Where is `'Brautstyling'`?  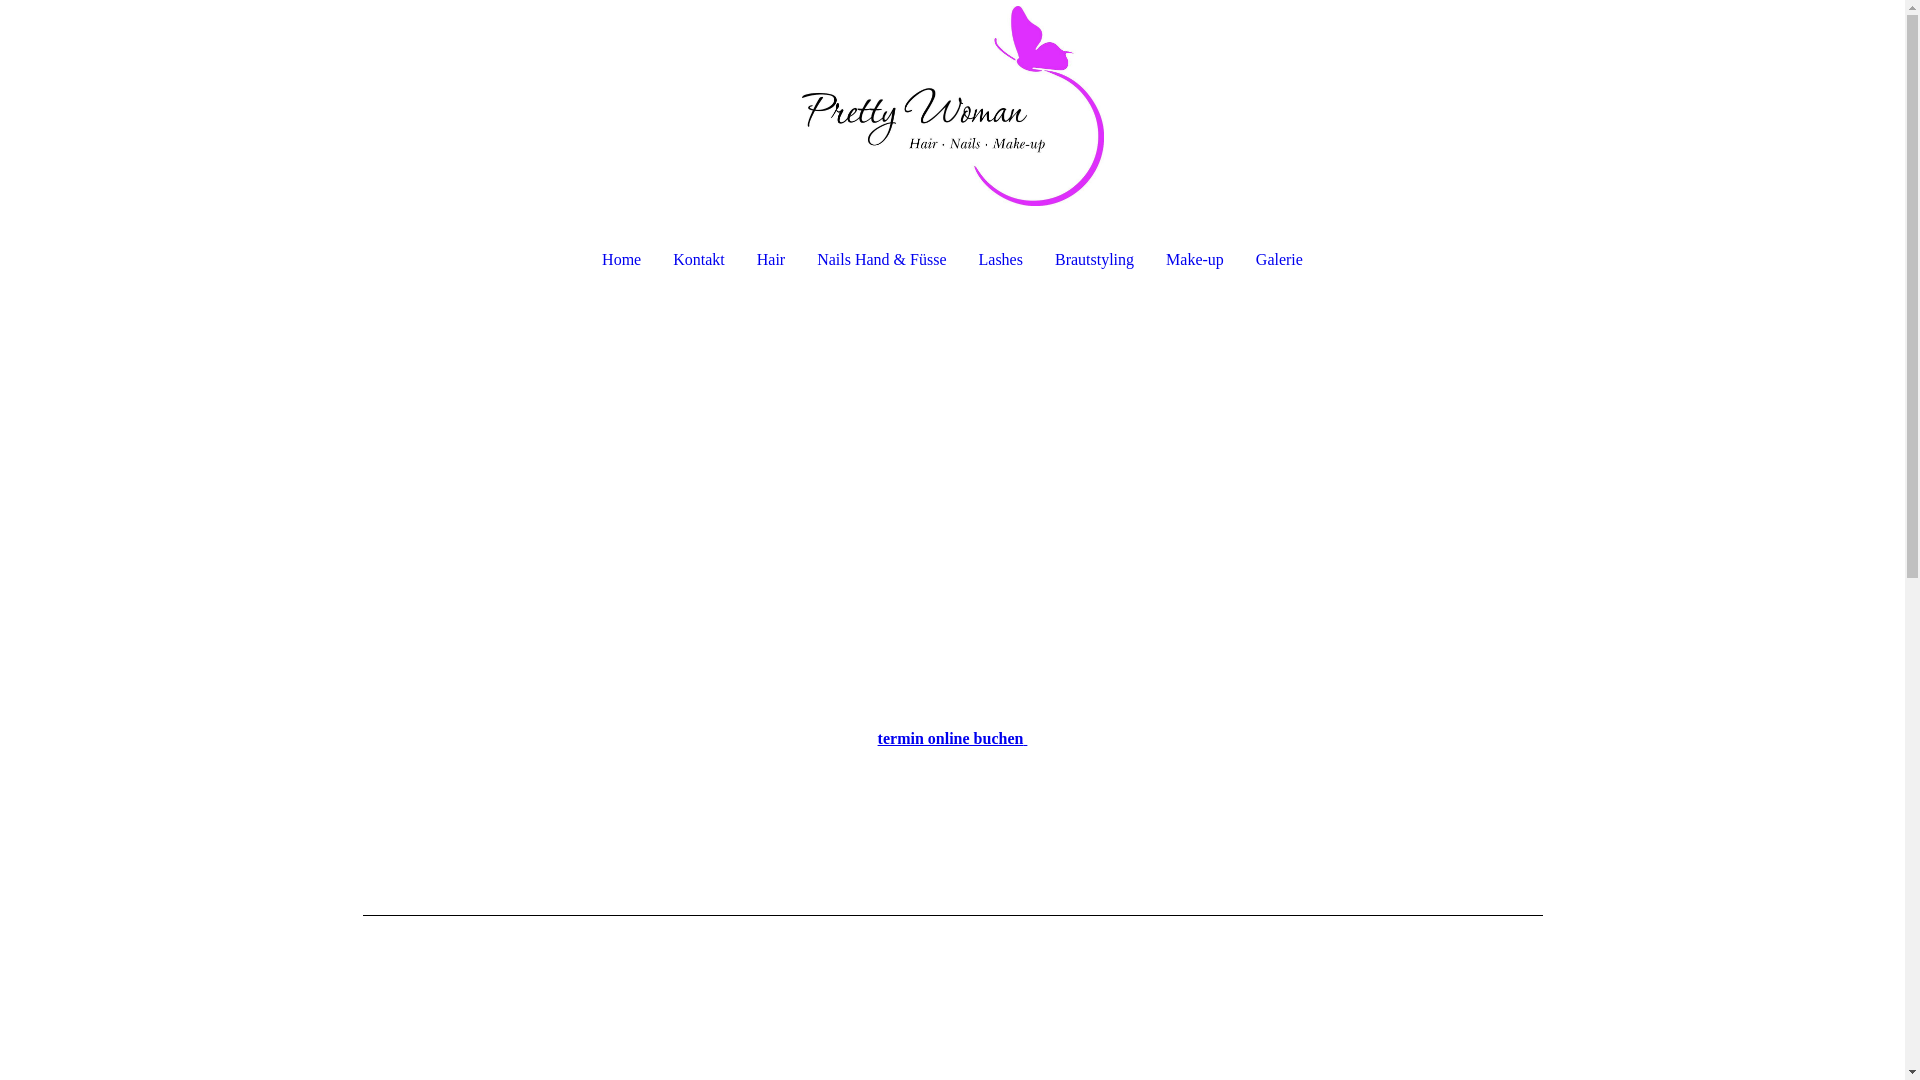
'Brautstyling' is located at coordinates (1038, 258).